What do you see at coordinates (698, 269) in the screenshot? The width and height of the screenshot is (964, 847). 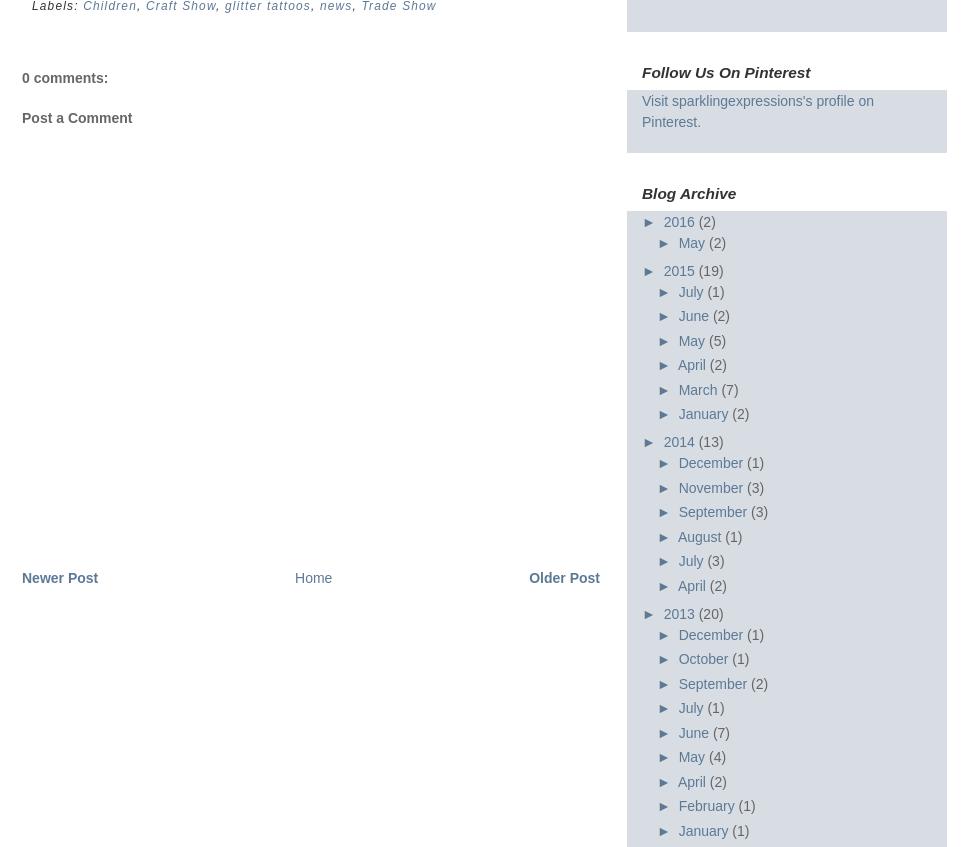 I see `'(19)'` at bounding box center [698, 269].